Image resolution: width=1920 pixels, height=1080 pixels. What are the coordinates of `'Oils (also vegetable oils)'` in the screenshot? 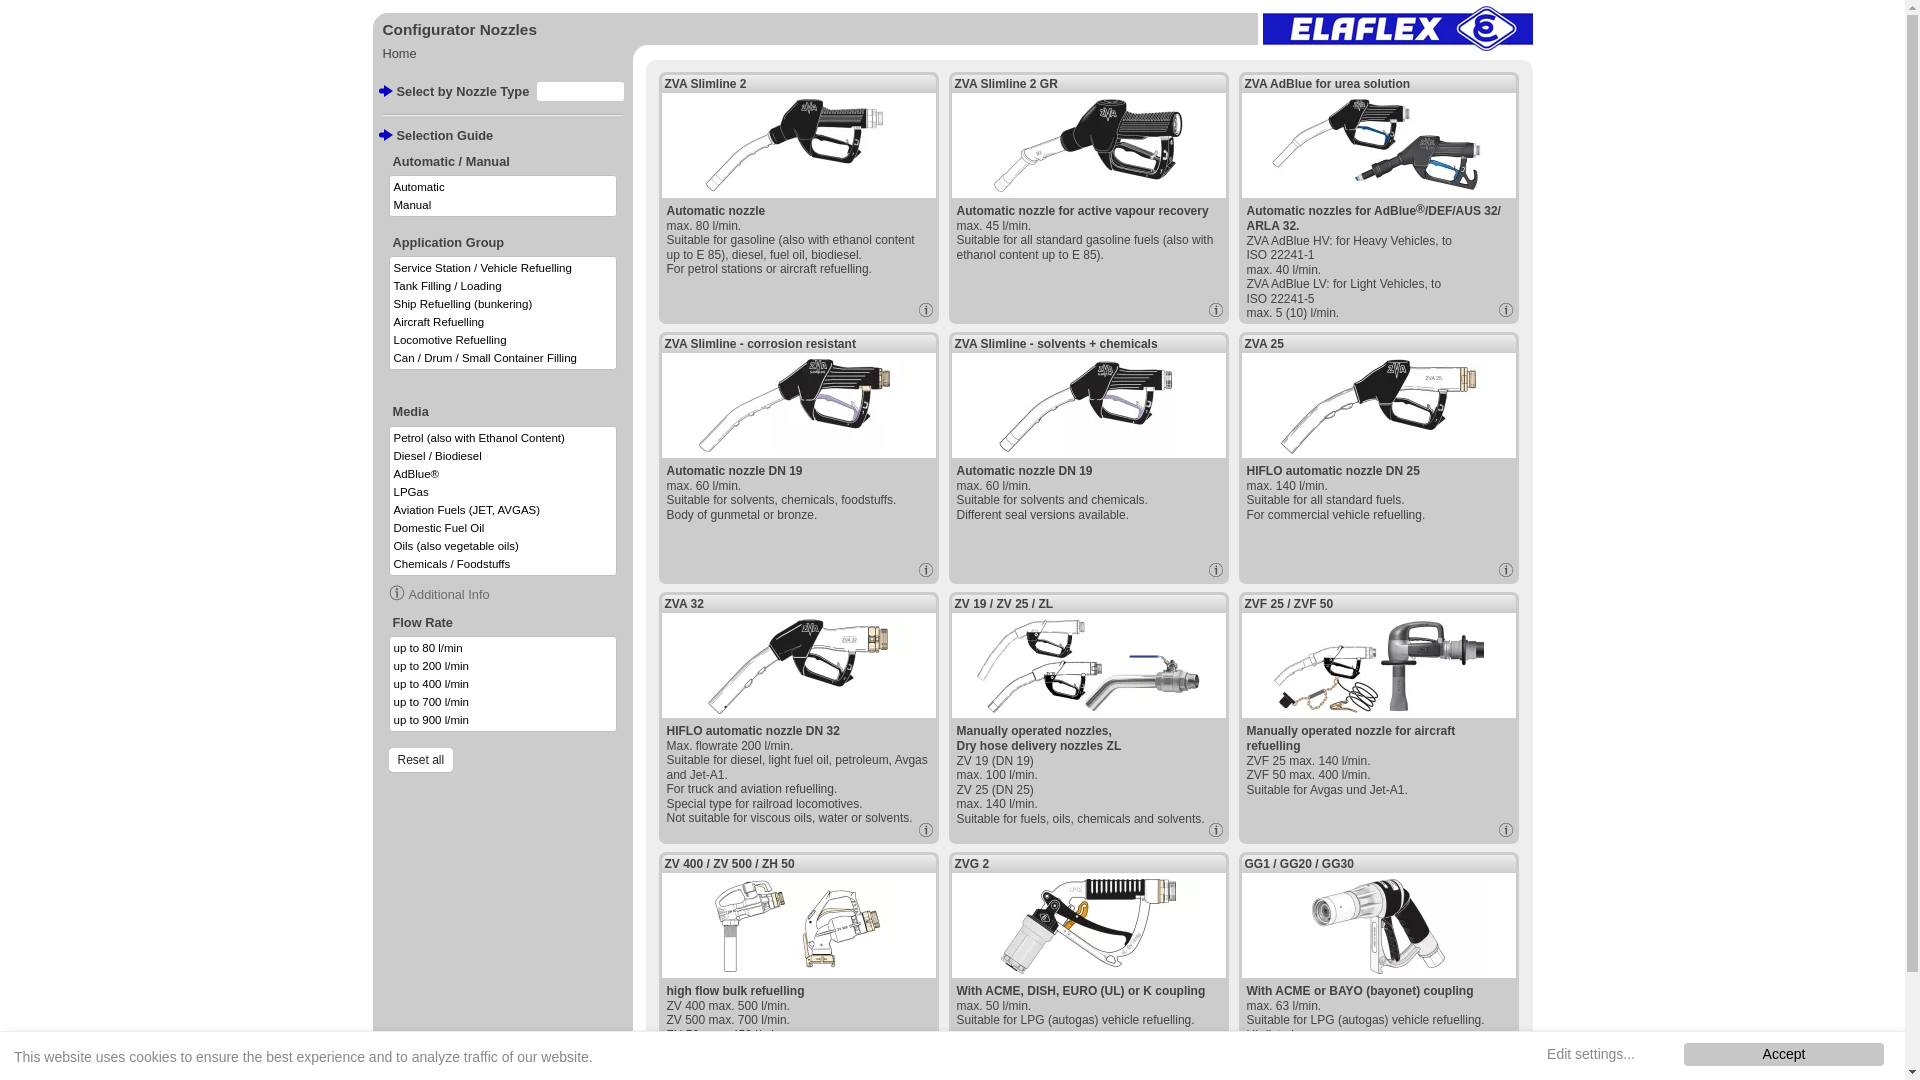 It's located at (389, 546).